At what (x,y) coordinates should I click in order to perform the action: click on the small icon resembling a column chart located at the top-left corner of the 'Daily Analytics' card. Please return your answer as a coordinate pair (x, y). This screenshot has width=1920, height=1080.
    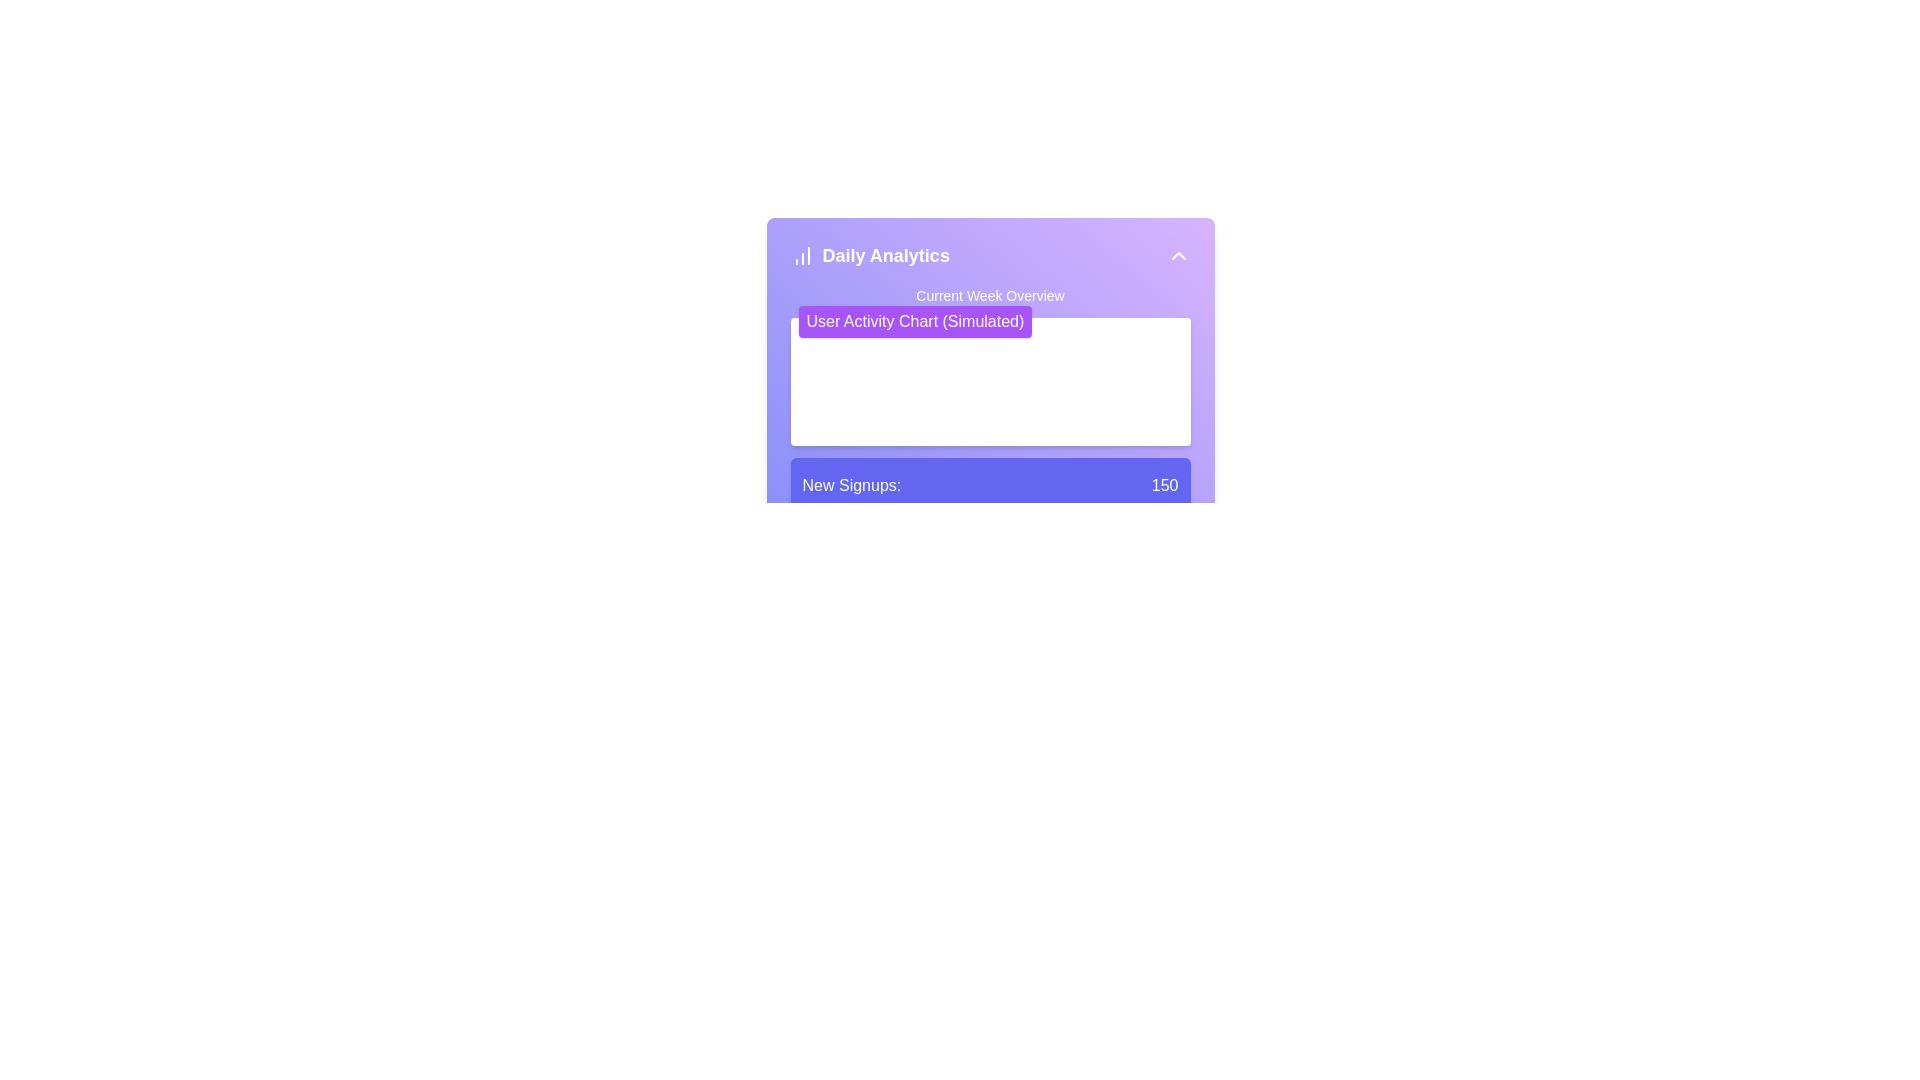
    Looking at the image, I should click on (802, 254).